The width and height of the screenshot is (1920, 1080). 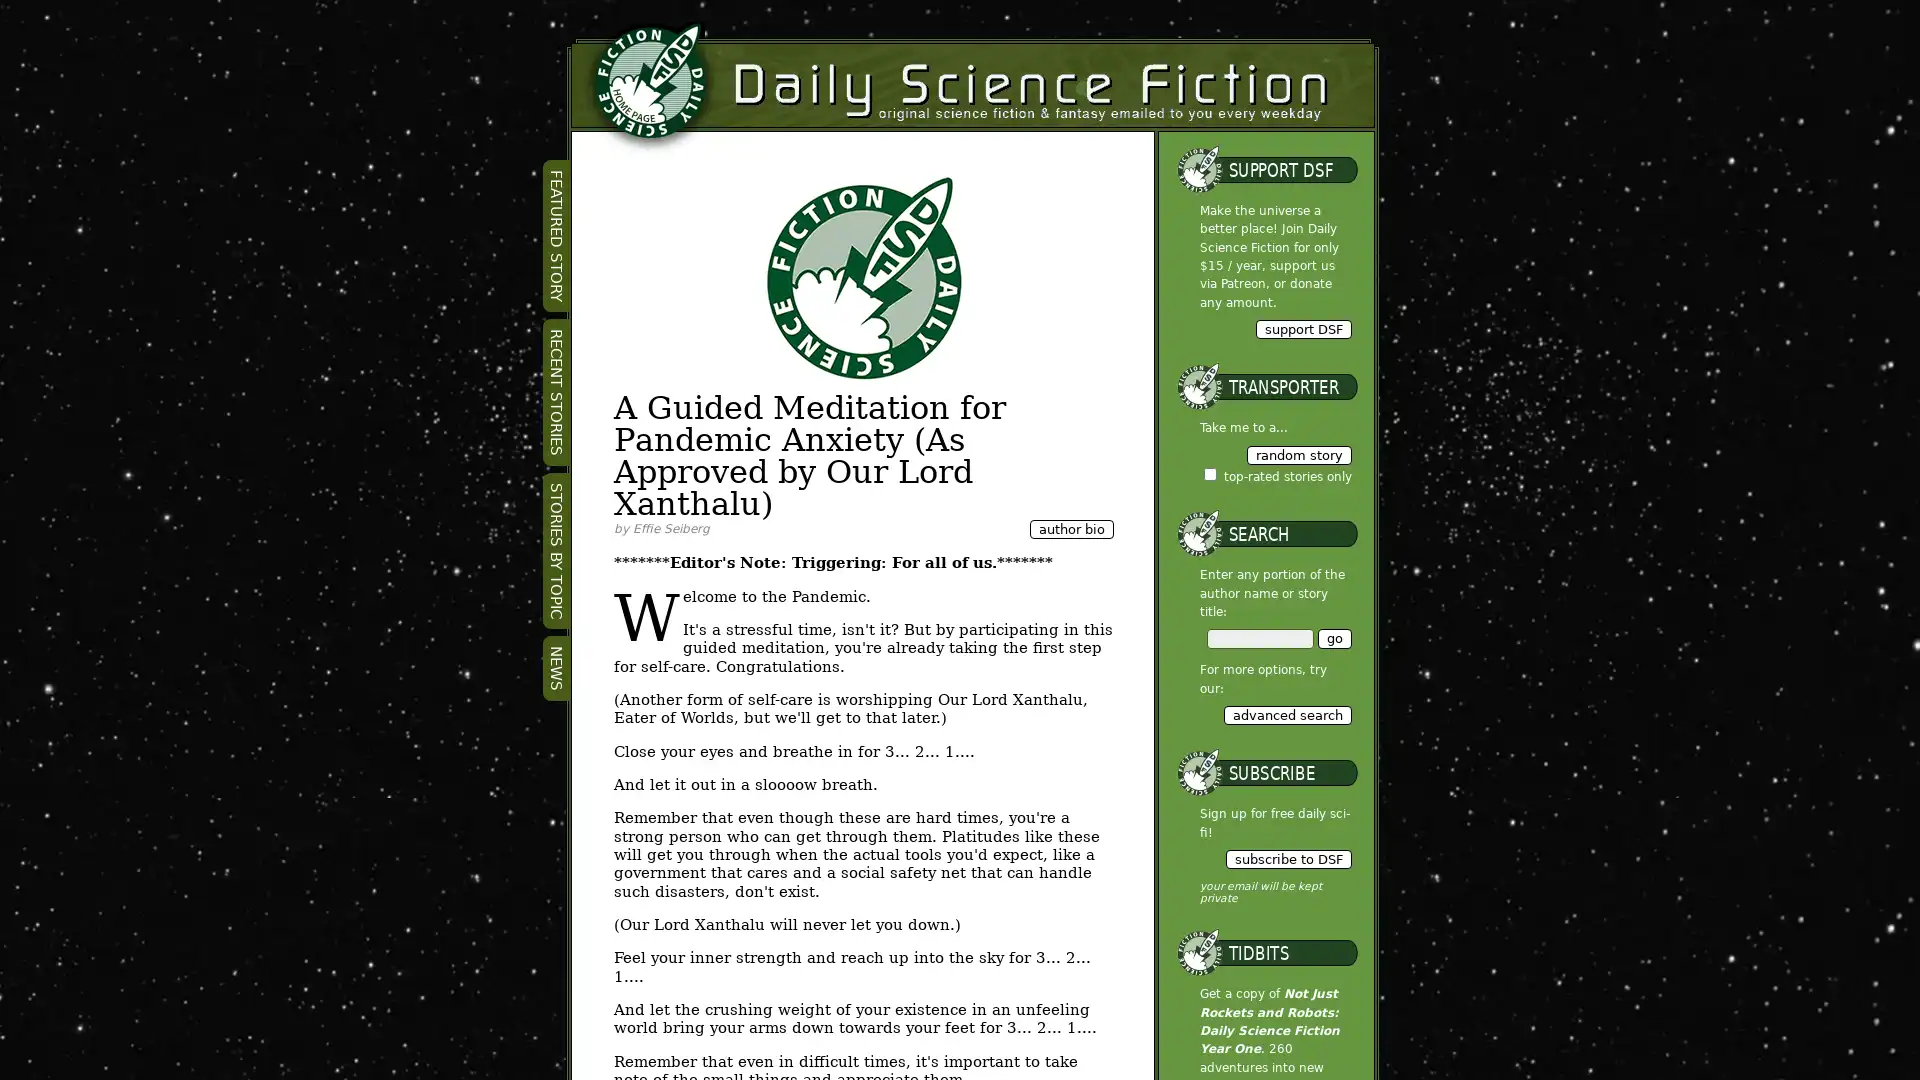 What do you see at coordinates (1302, 327) in the screenshot?
I see `support DSF` at bounding box center [1302, 327].